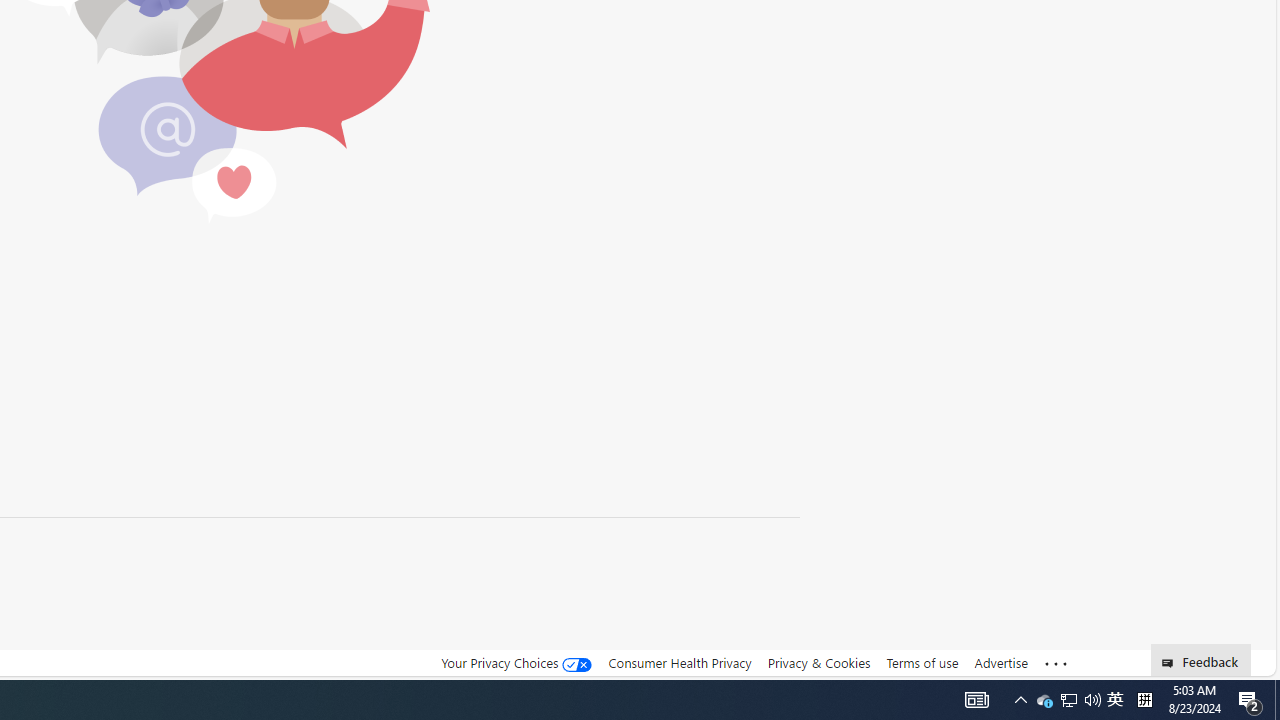 Image resolution: width=1280 pixels, height=720 pixels. Describe the element at coordinates (1200, 659) in the screenshot. I see `'Feedback'` at that location.